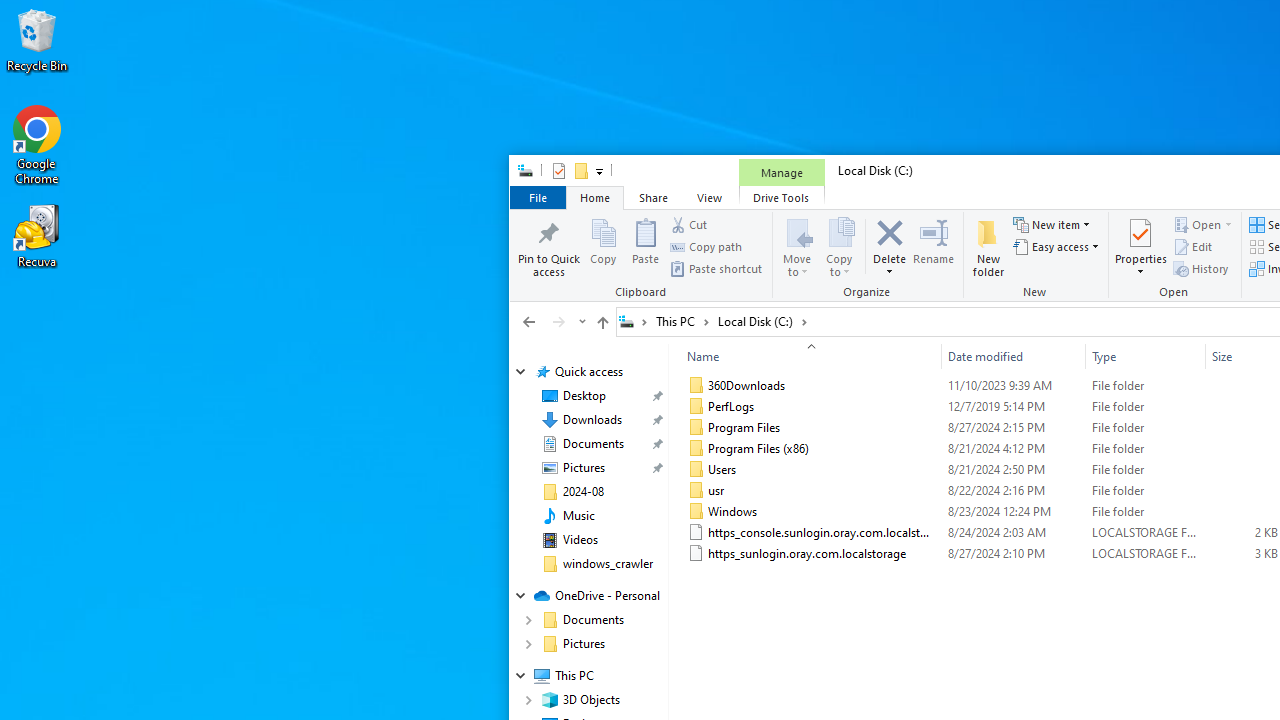 This screenshot has width=1280, height=720. What do you see at coordinates (682, 320) in the screenshot?
I see `'This PC'` at bounding box center [682, 320].